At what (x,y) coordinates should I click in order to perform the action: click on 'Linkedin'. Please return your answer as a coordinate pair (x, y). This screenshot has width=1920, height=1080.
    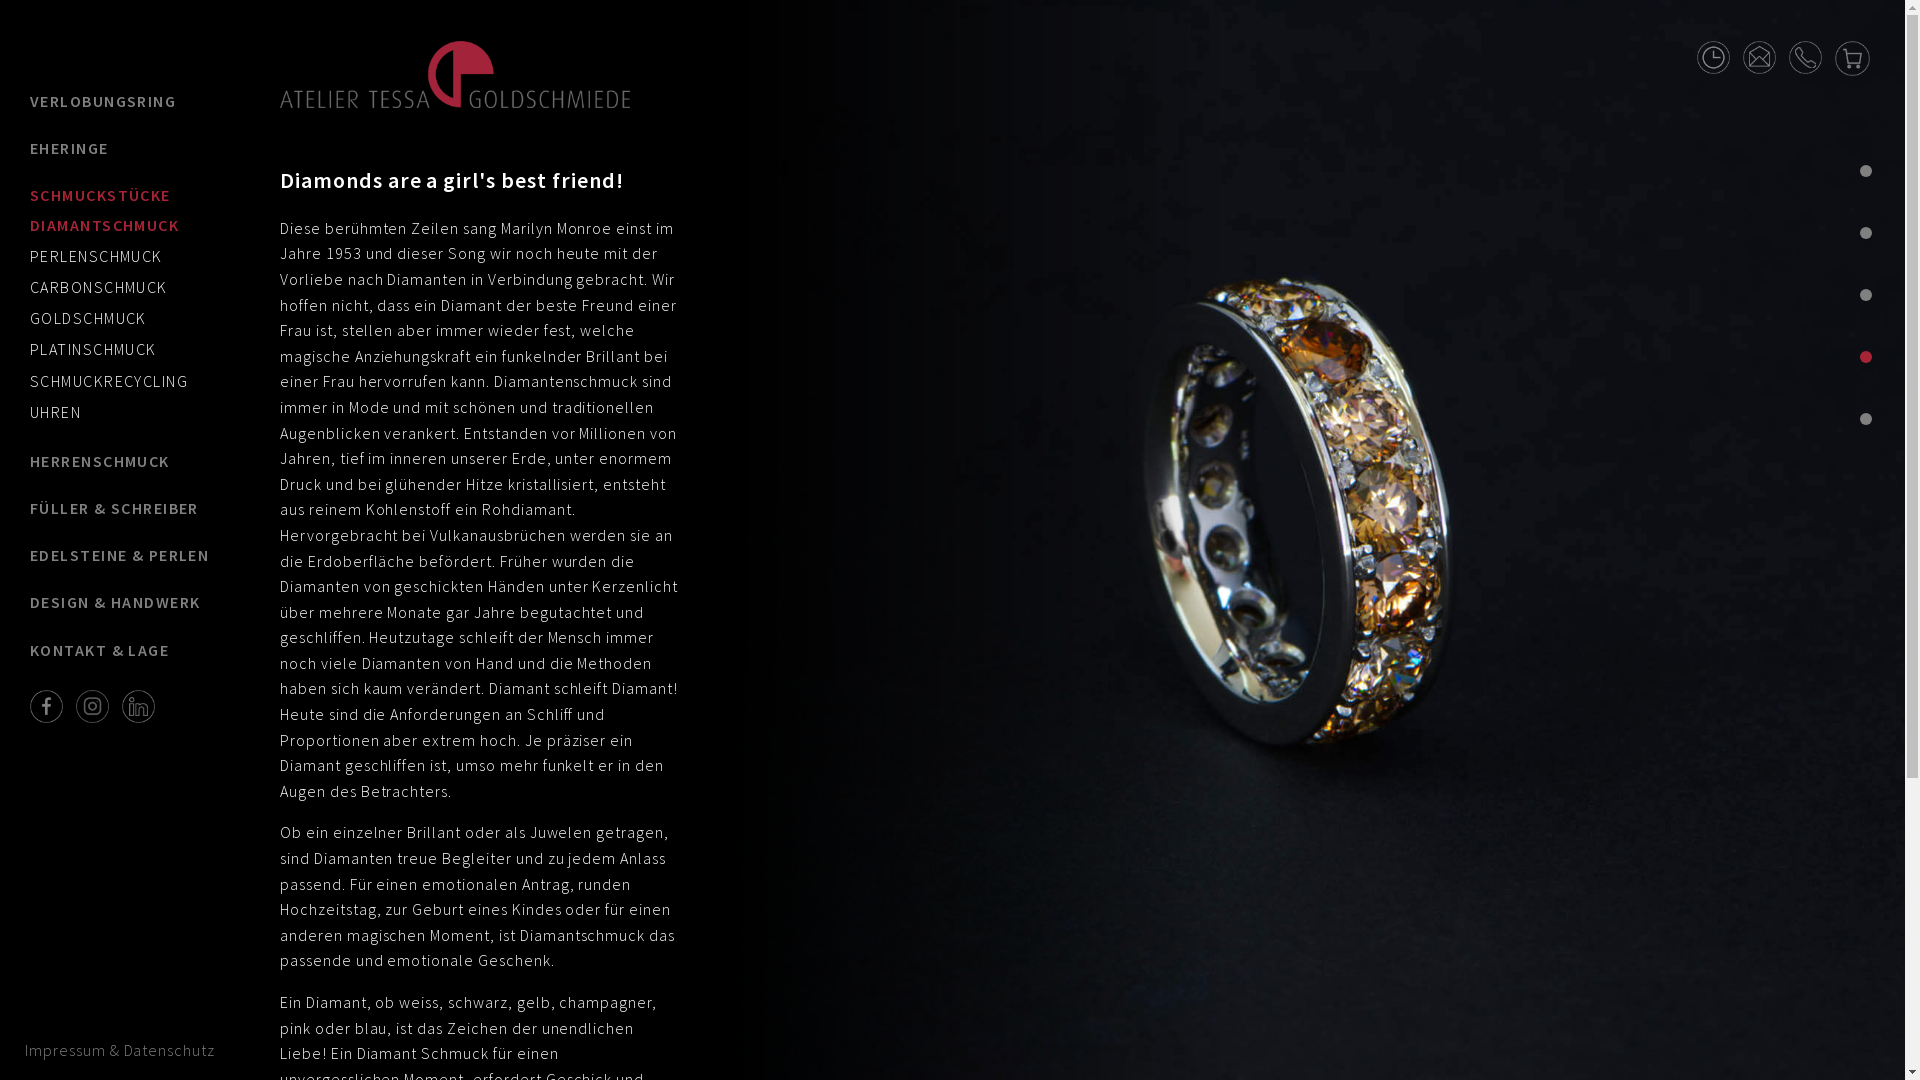
    Looking at the image, I should click on (137, 703).